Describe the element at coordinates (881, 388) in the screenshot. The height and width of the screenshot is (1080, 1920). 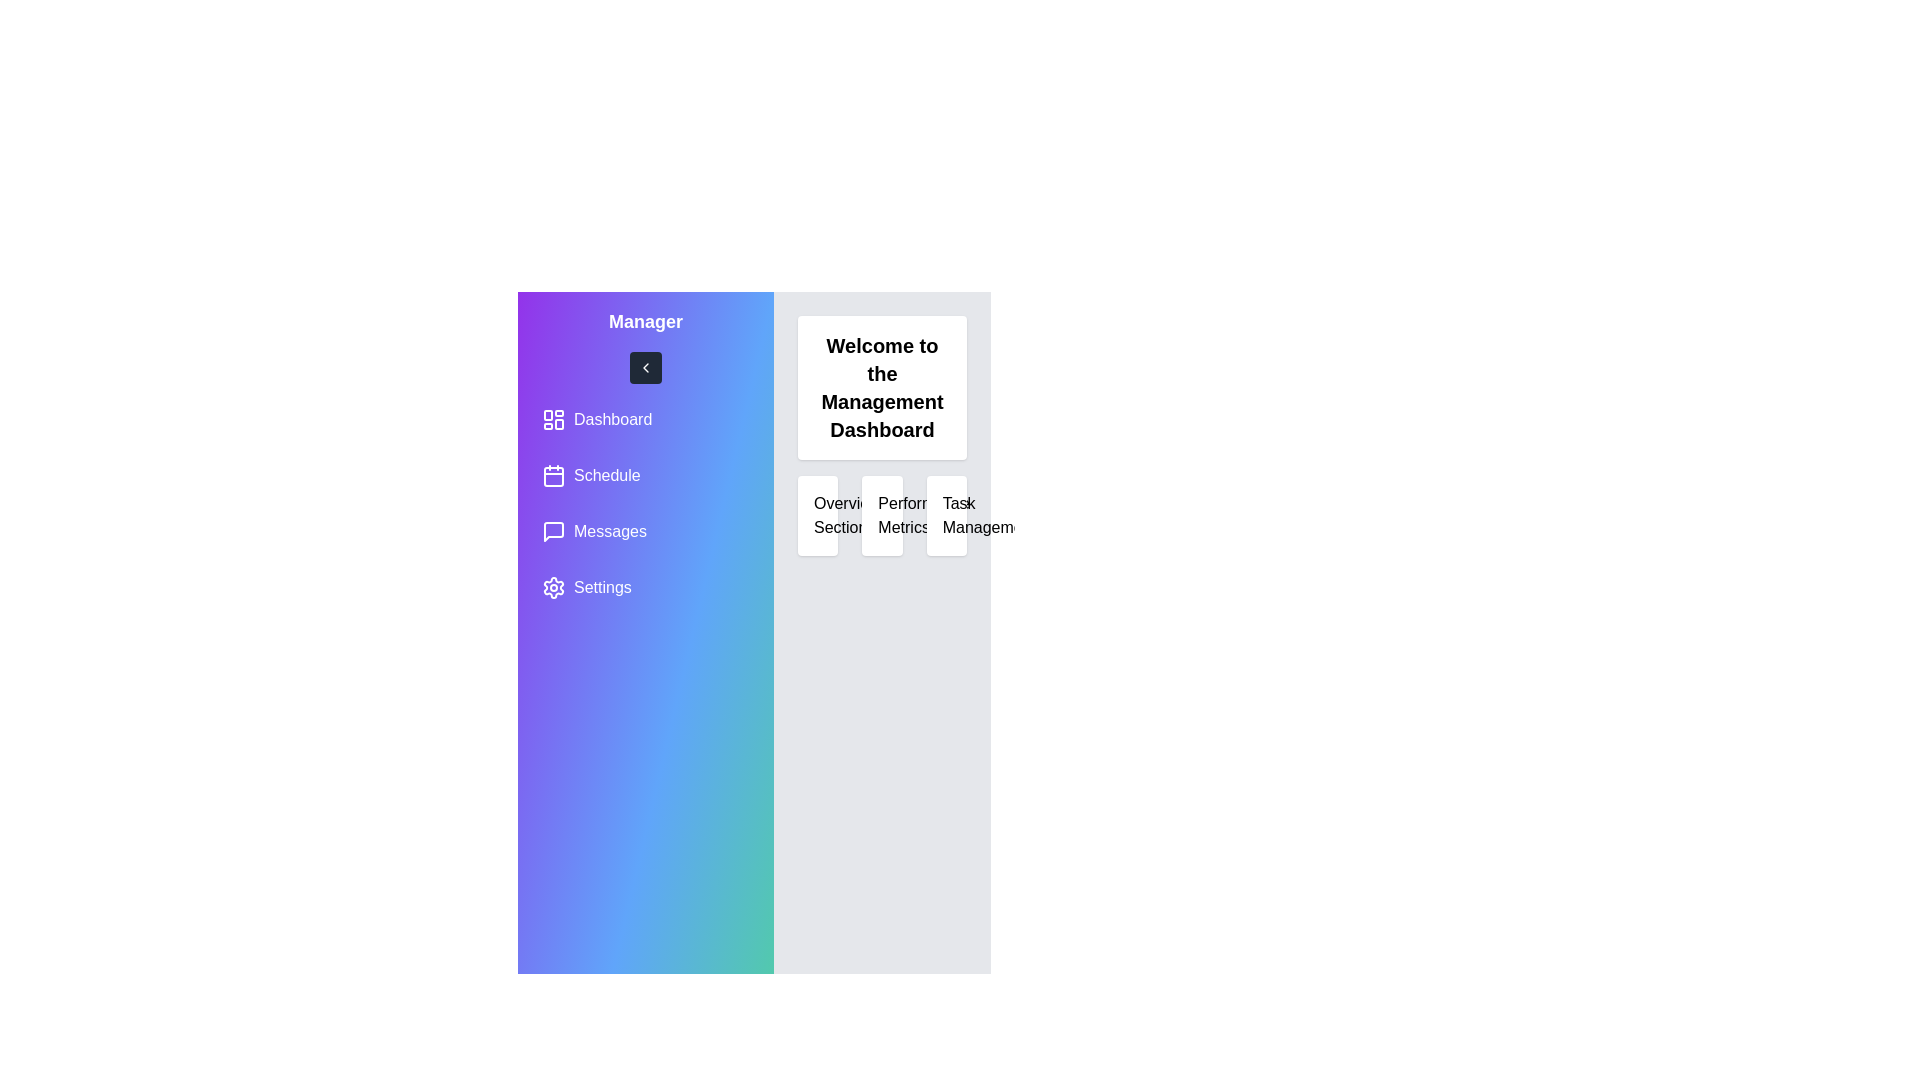
I see `the text element displaying 'Welcome to the Management Dashboard', which is prominently centered in a white rounded rectangle box in the top-right section of the interface` at that location.